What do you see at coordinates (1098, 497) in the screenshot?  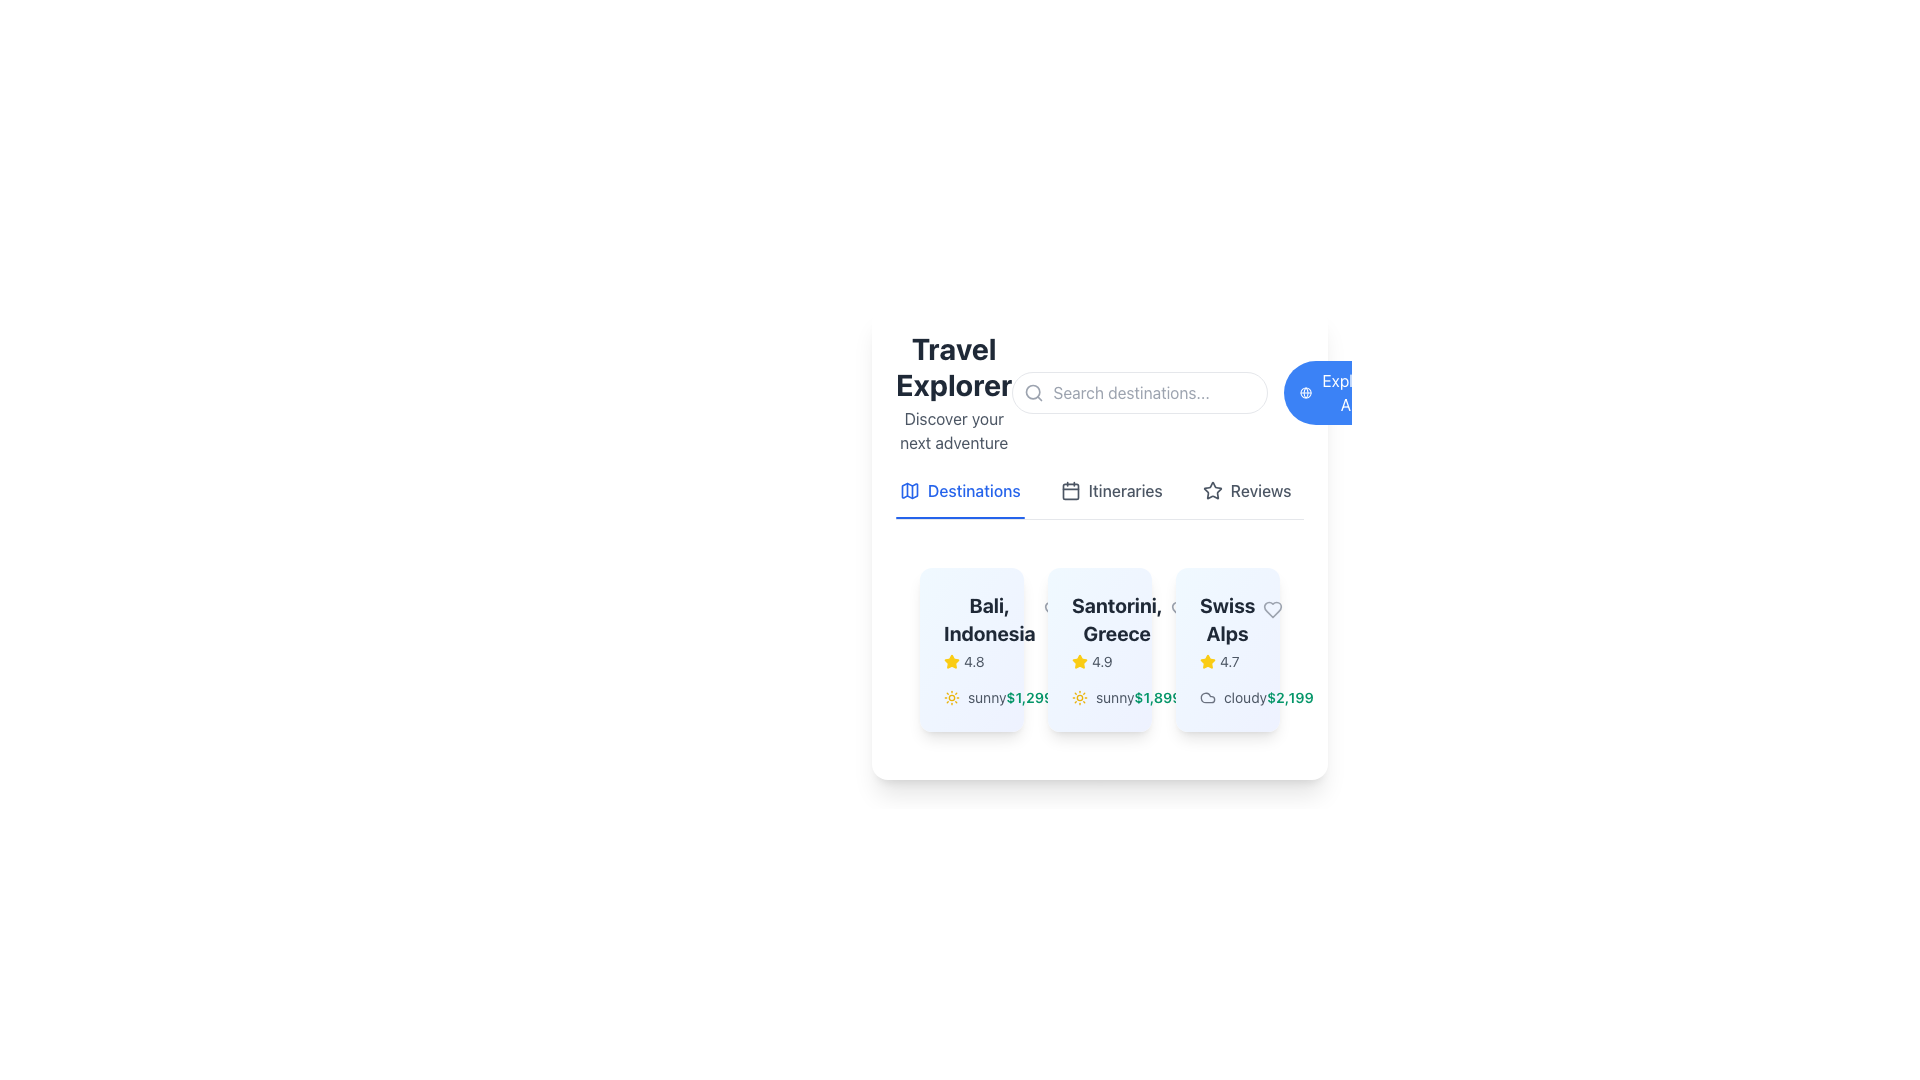 I see `the Interactive tab` at bounding box center [1098, 497].